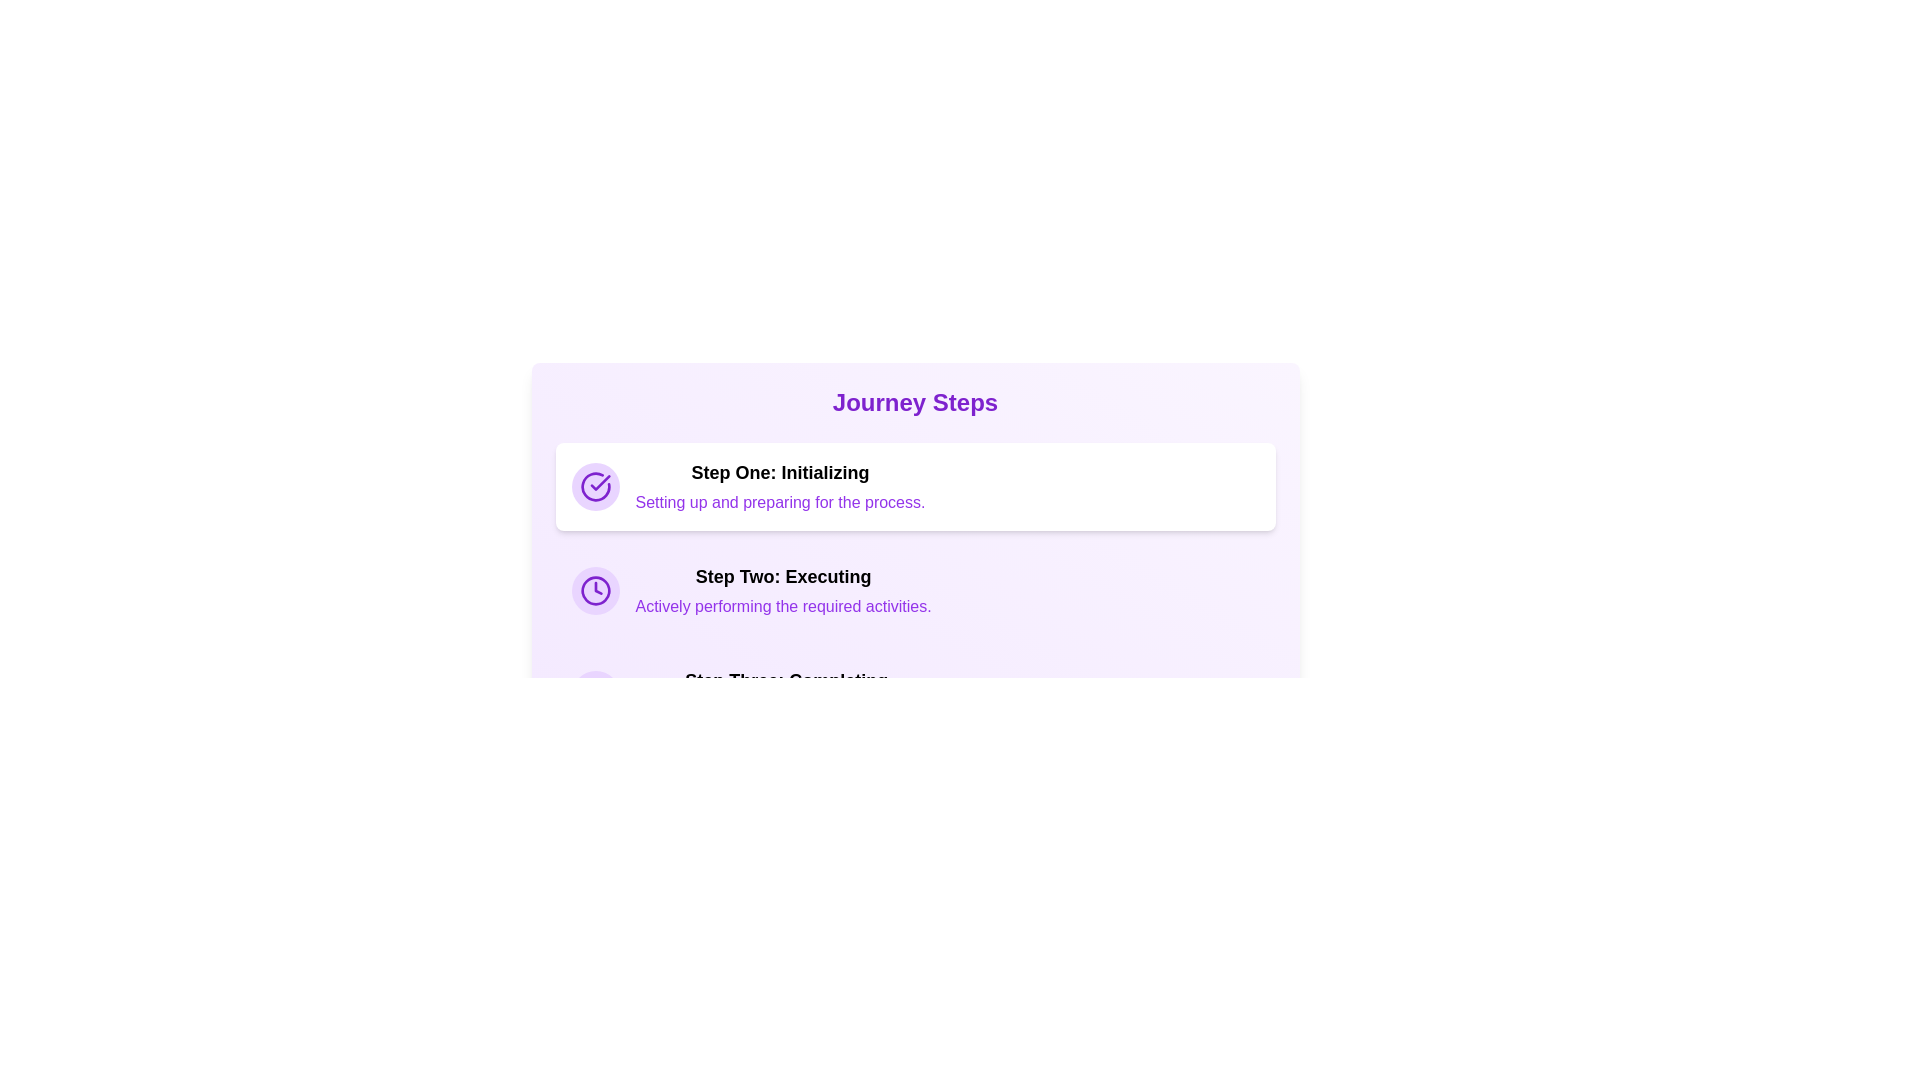 The image size is (1920, 1080). Describe the element at coordinates (785, 680) in the screenshot. I see `the title text for the third instructional step in the 'Journey Steps' interface, located before the description text 'Bringing the process to a successful finish.'` at that location.